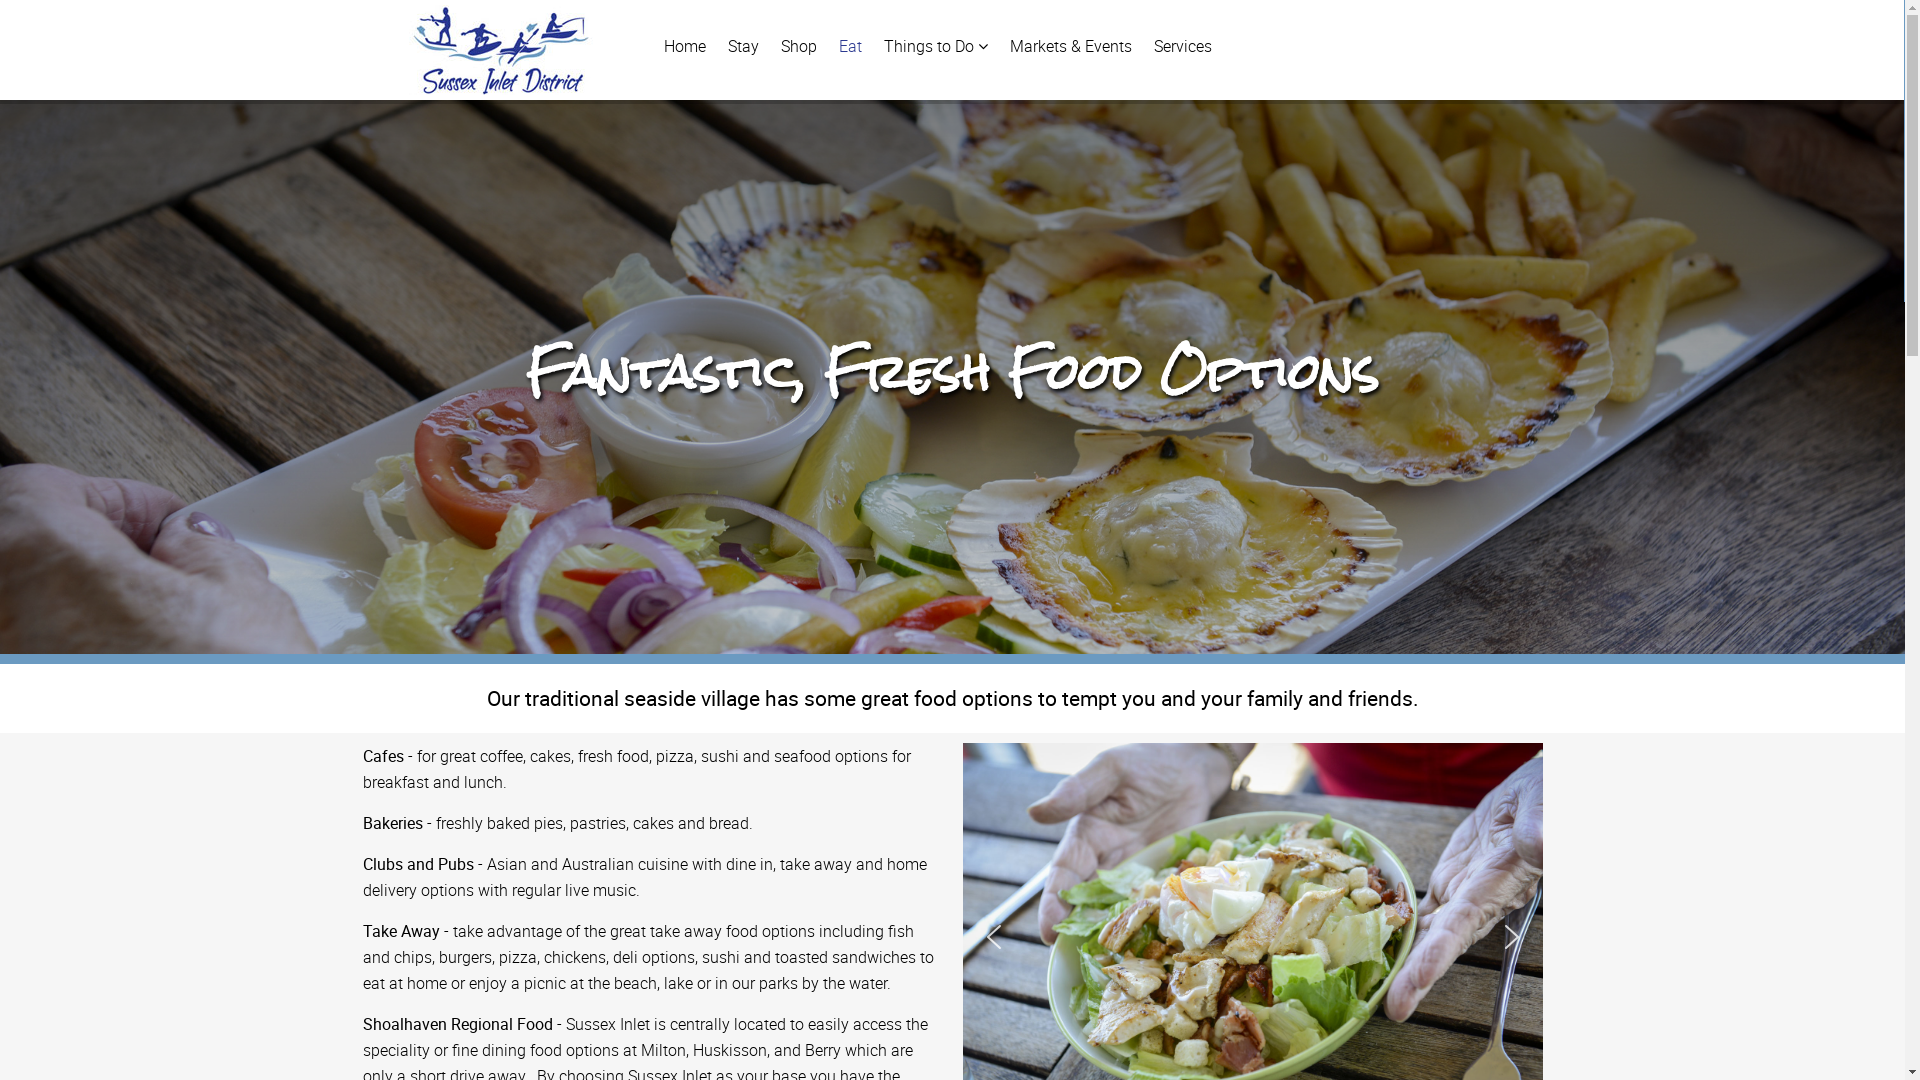 This screenshot has width=1920, height=1080. Describe the element at coordinates (1069, 45) in the screenshot. I see `'Markets & Events'` at that location.